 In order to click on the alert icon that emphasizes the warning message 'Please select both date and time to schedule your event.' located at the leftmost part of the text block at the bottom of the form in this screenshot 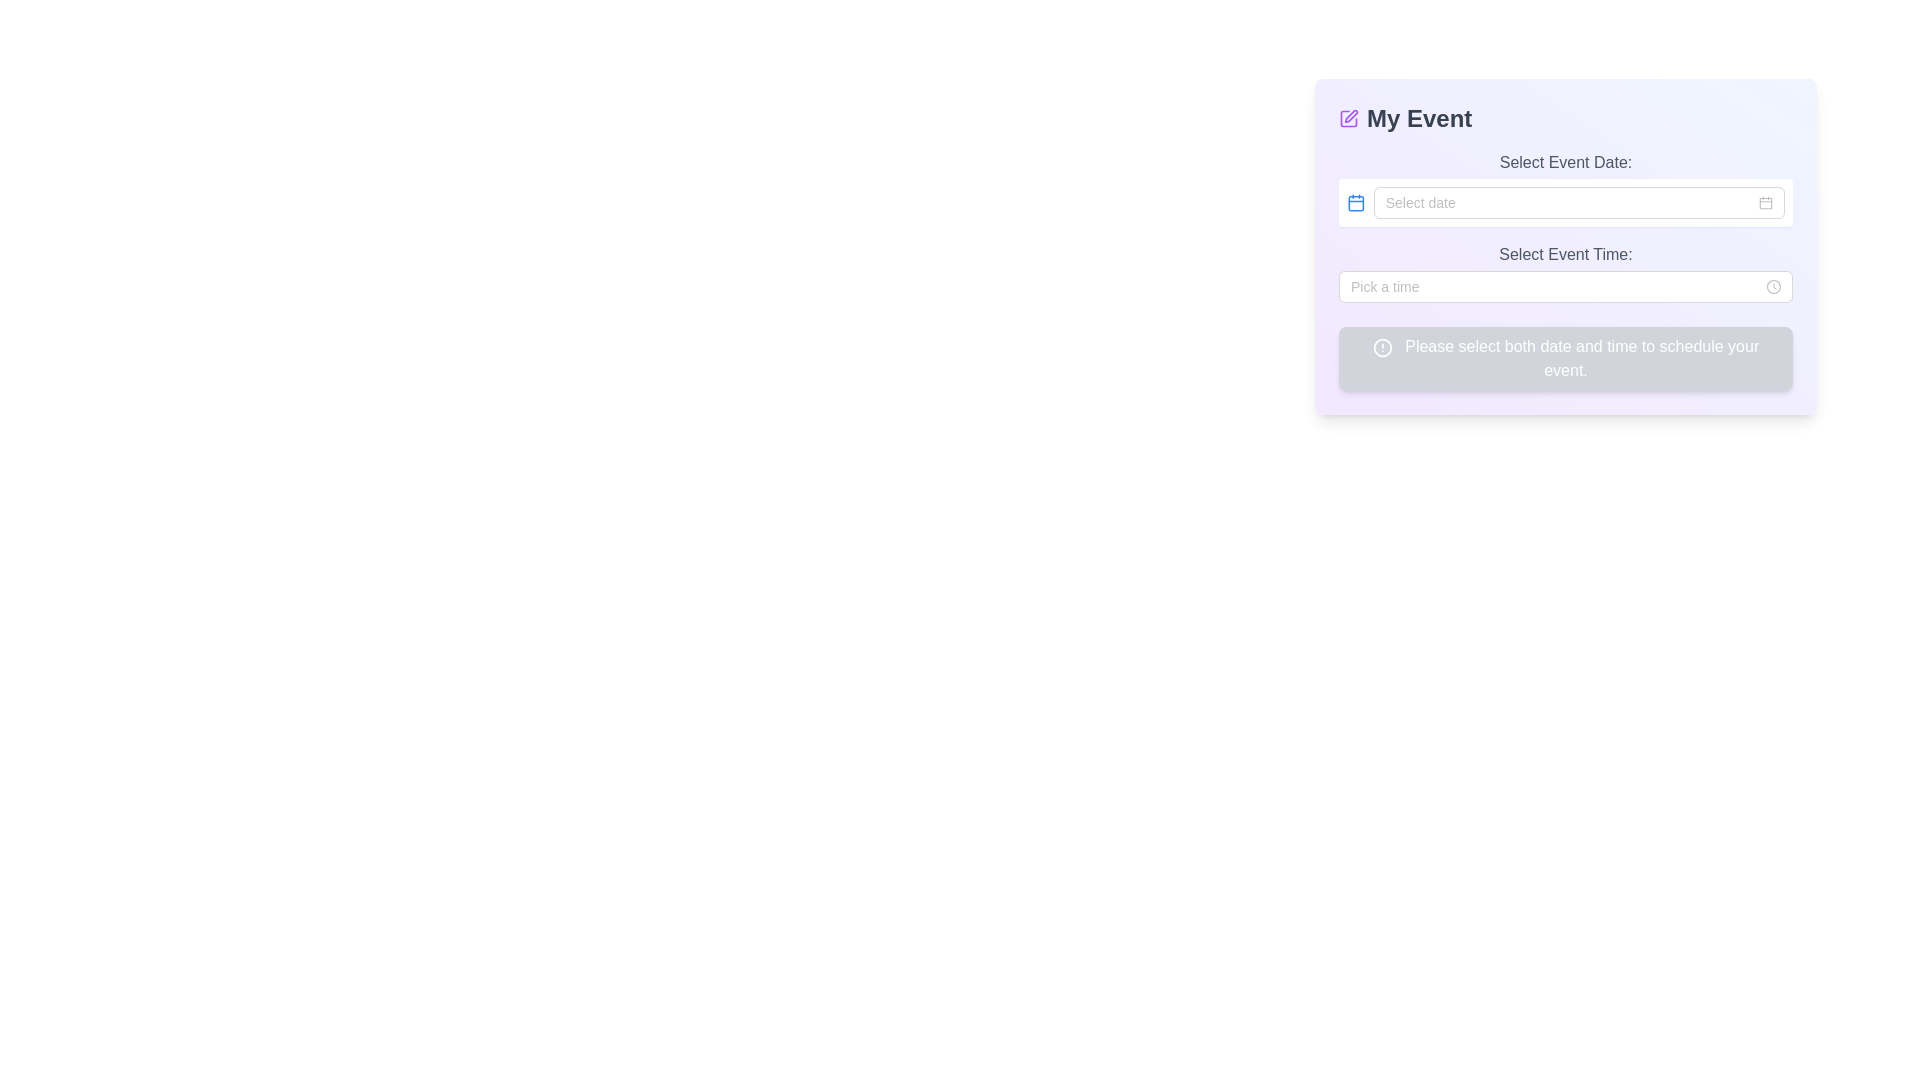, I will do `click(1381, 346)`.